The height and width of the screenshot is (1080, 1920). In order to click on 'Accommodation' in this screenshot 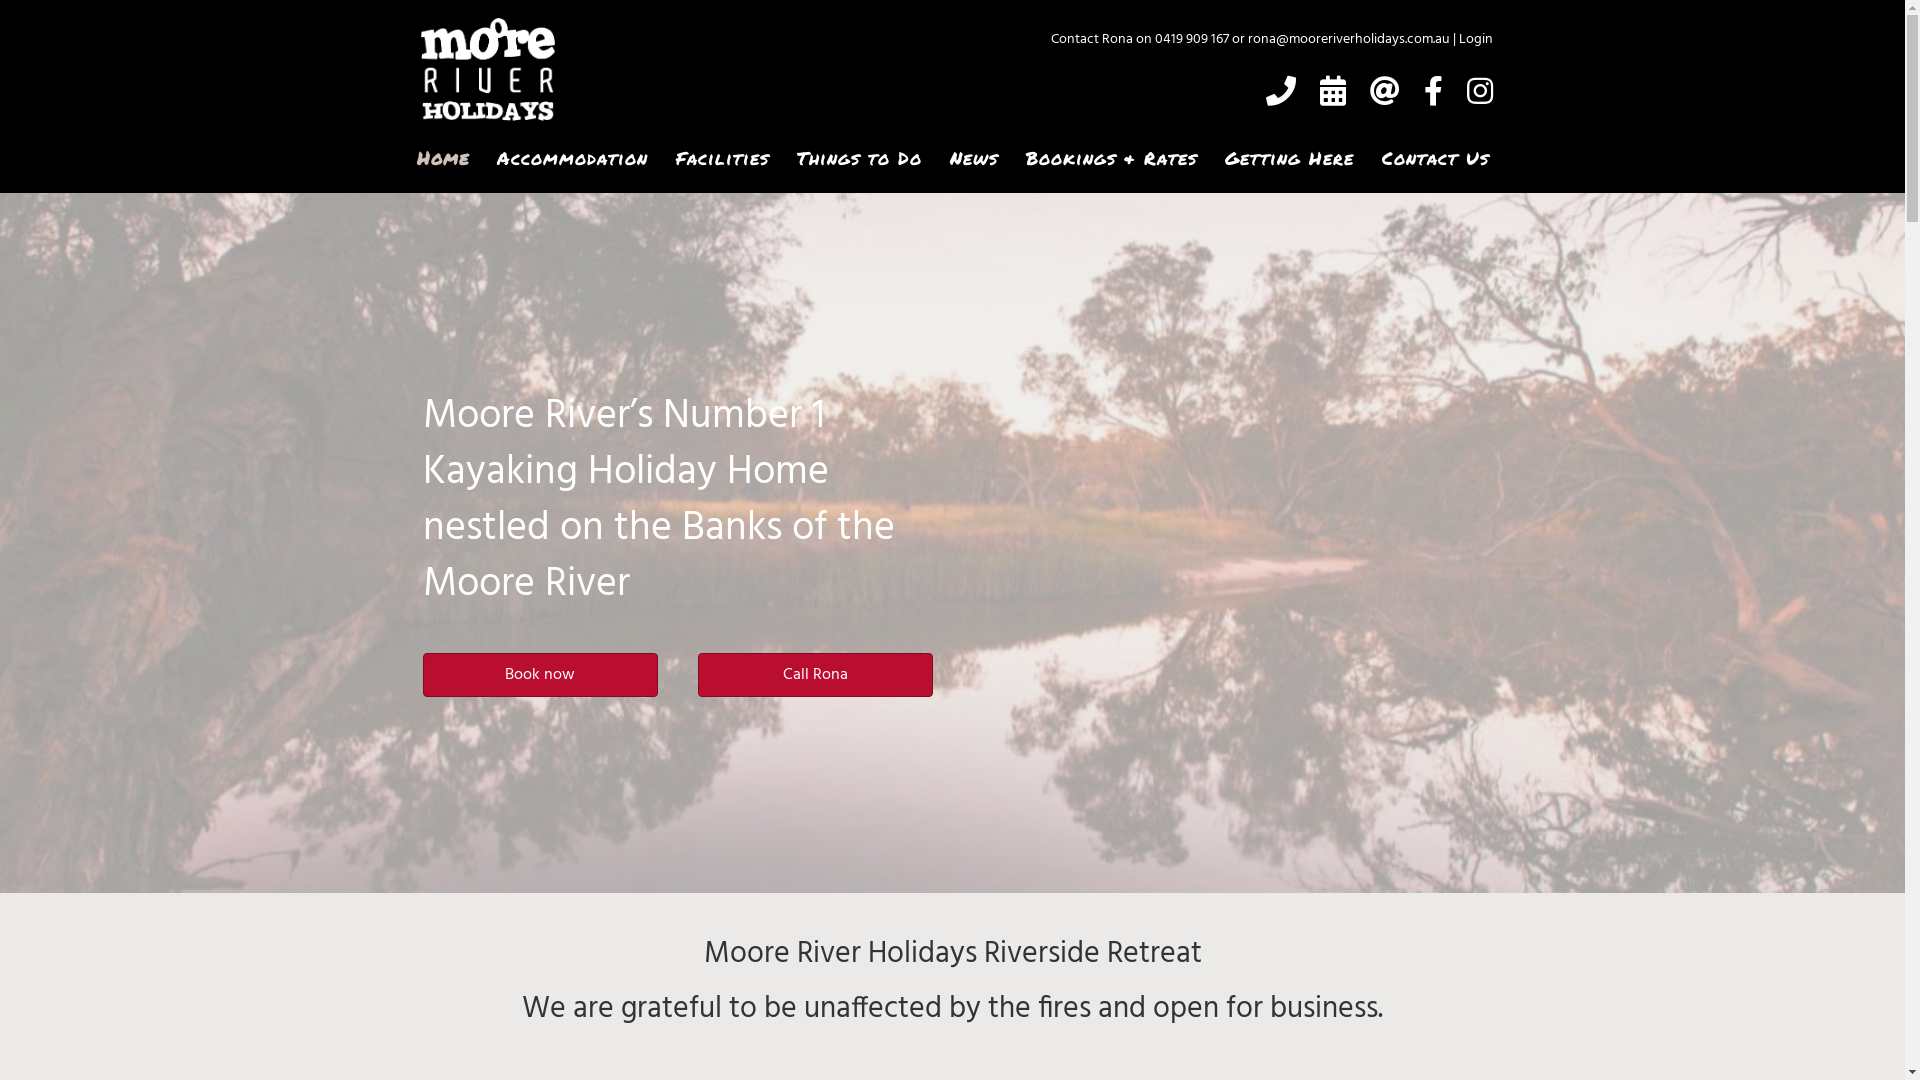, I will do `click(570, 157)`.